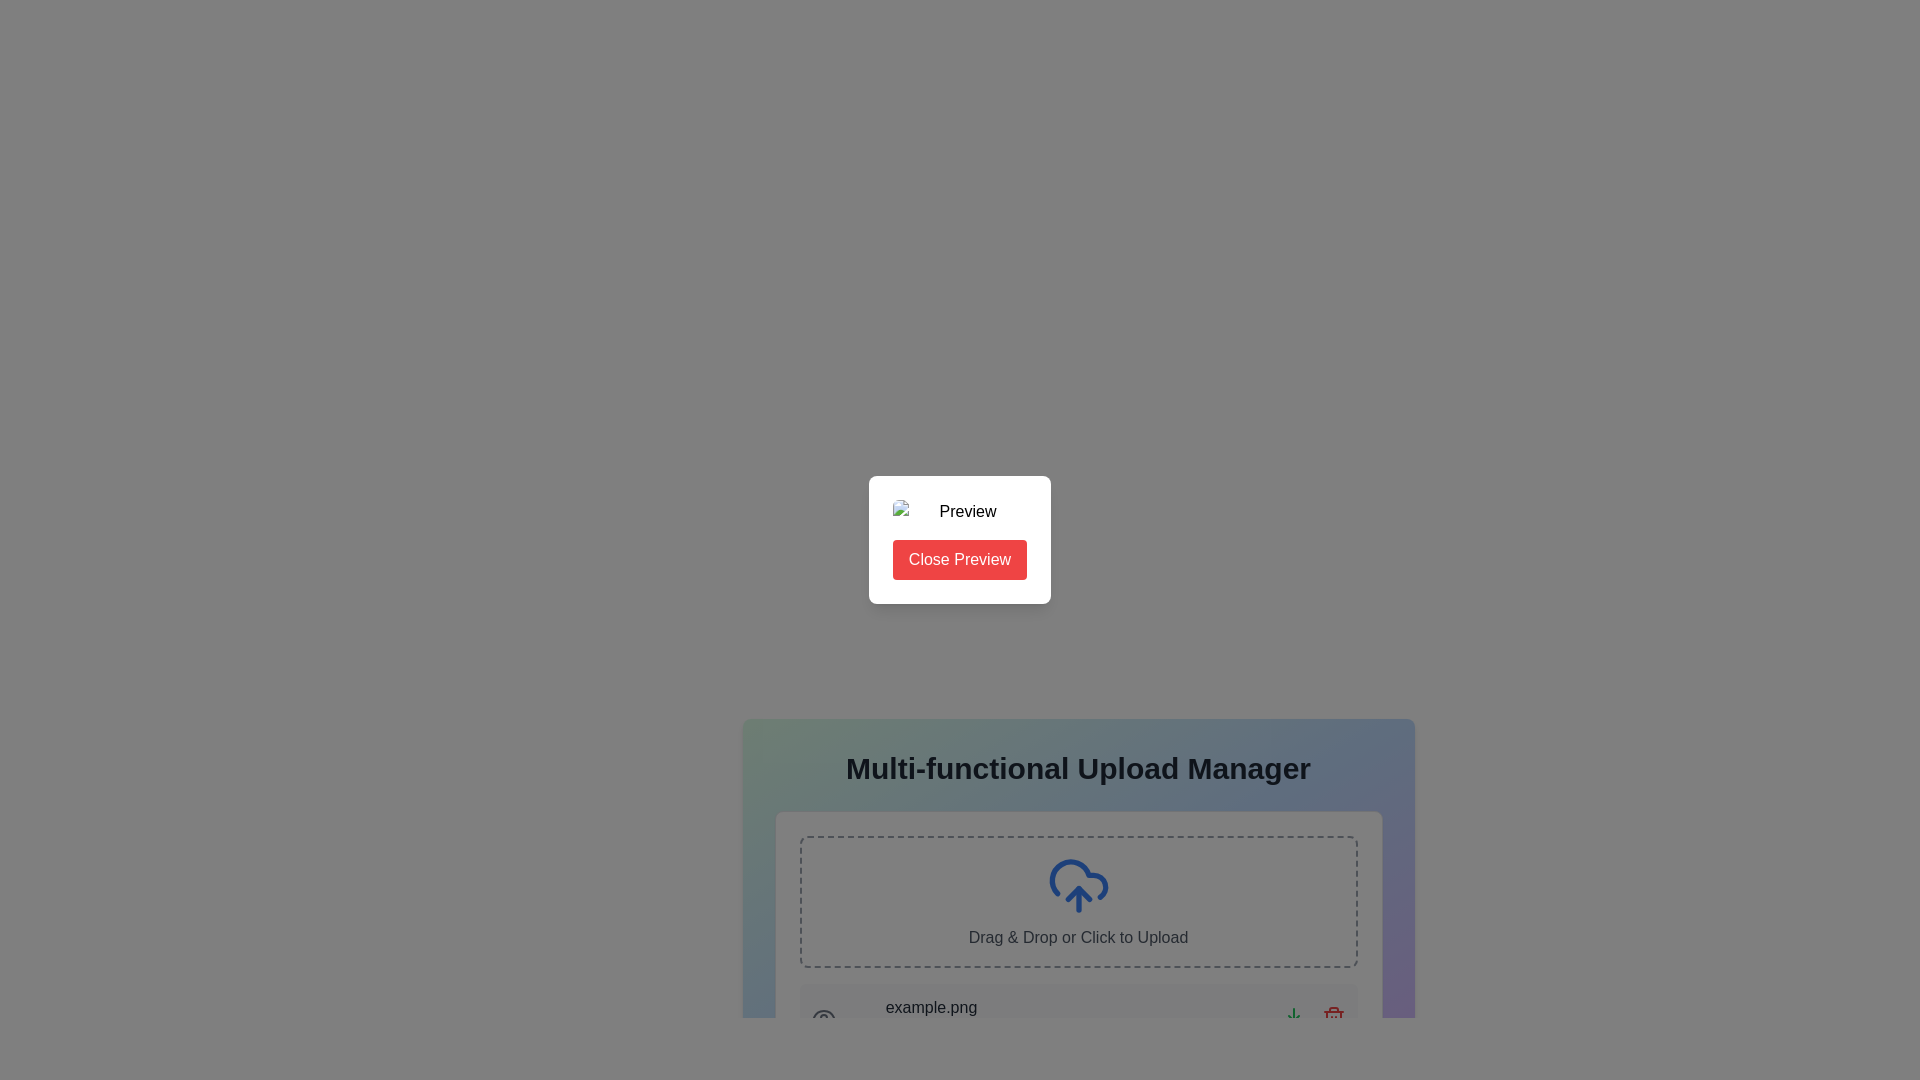 The width and height of the screenshot is (1920, 1080). What do you see at coordinates (823, 1018) in the screenshot?
I see `the Icon Button located to the left of the text 'example.png 2.0 KB'` at bounding box center [823, 1018].